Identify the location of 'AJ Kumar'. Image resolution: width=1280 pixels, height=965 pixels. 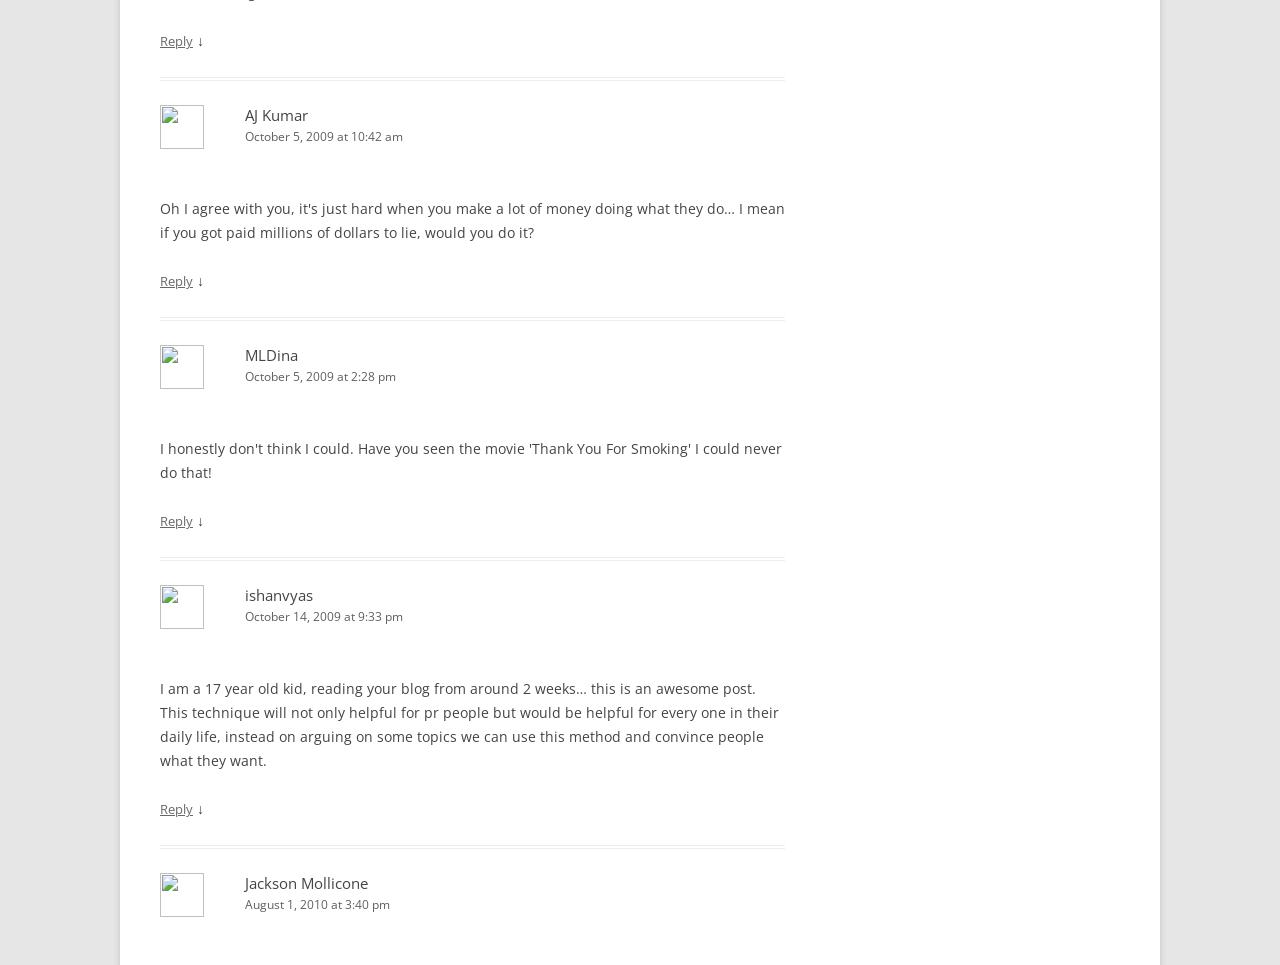
(243, 115).